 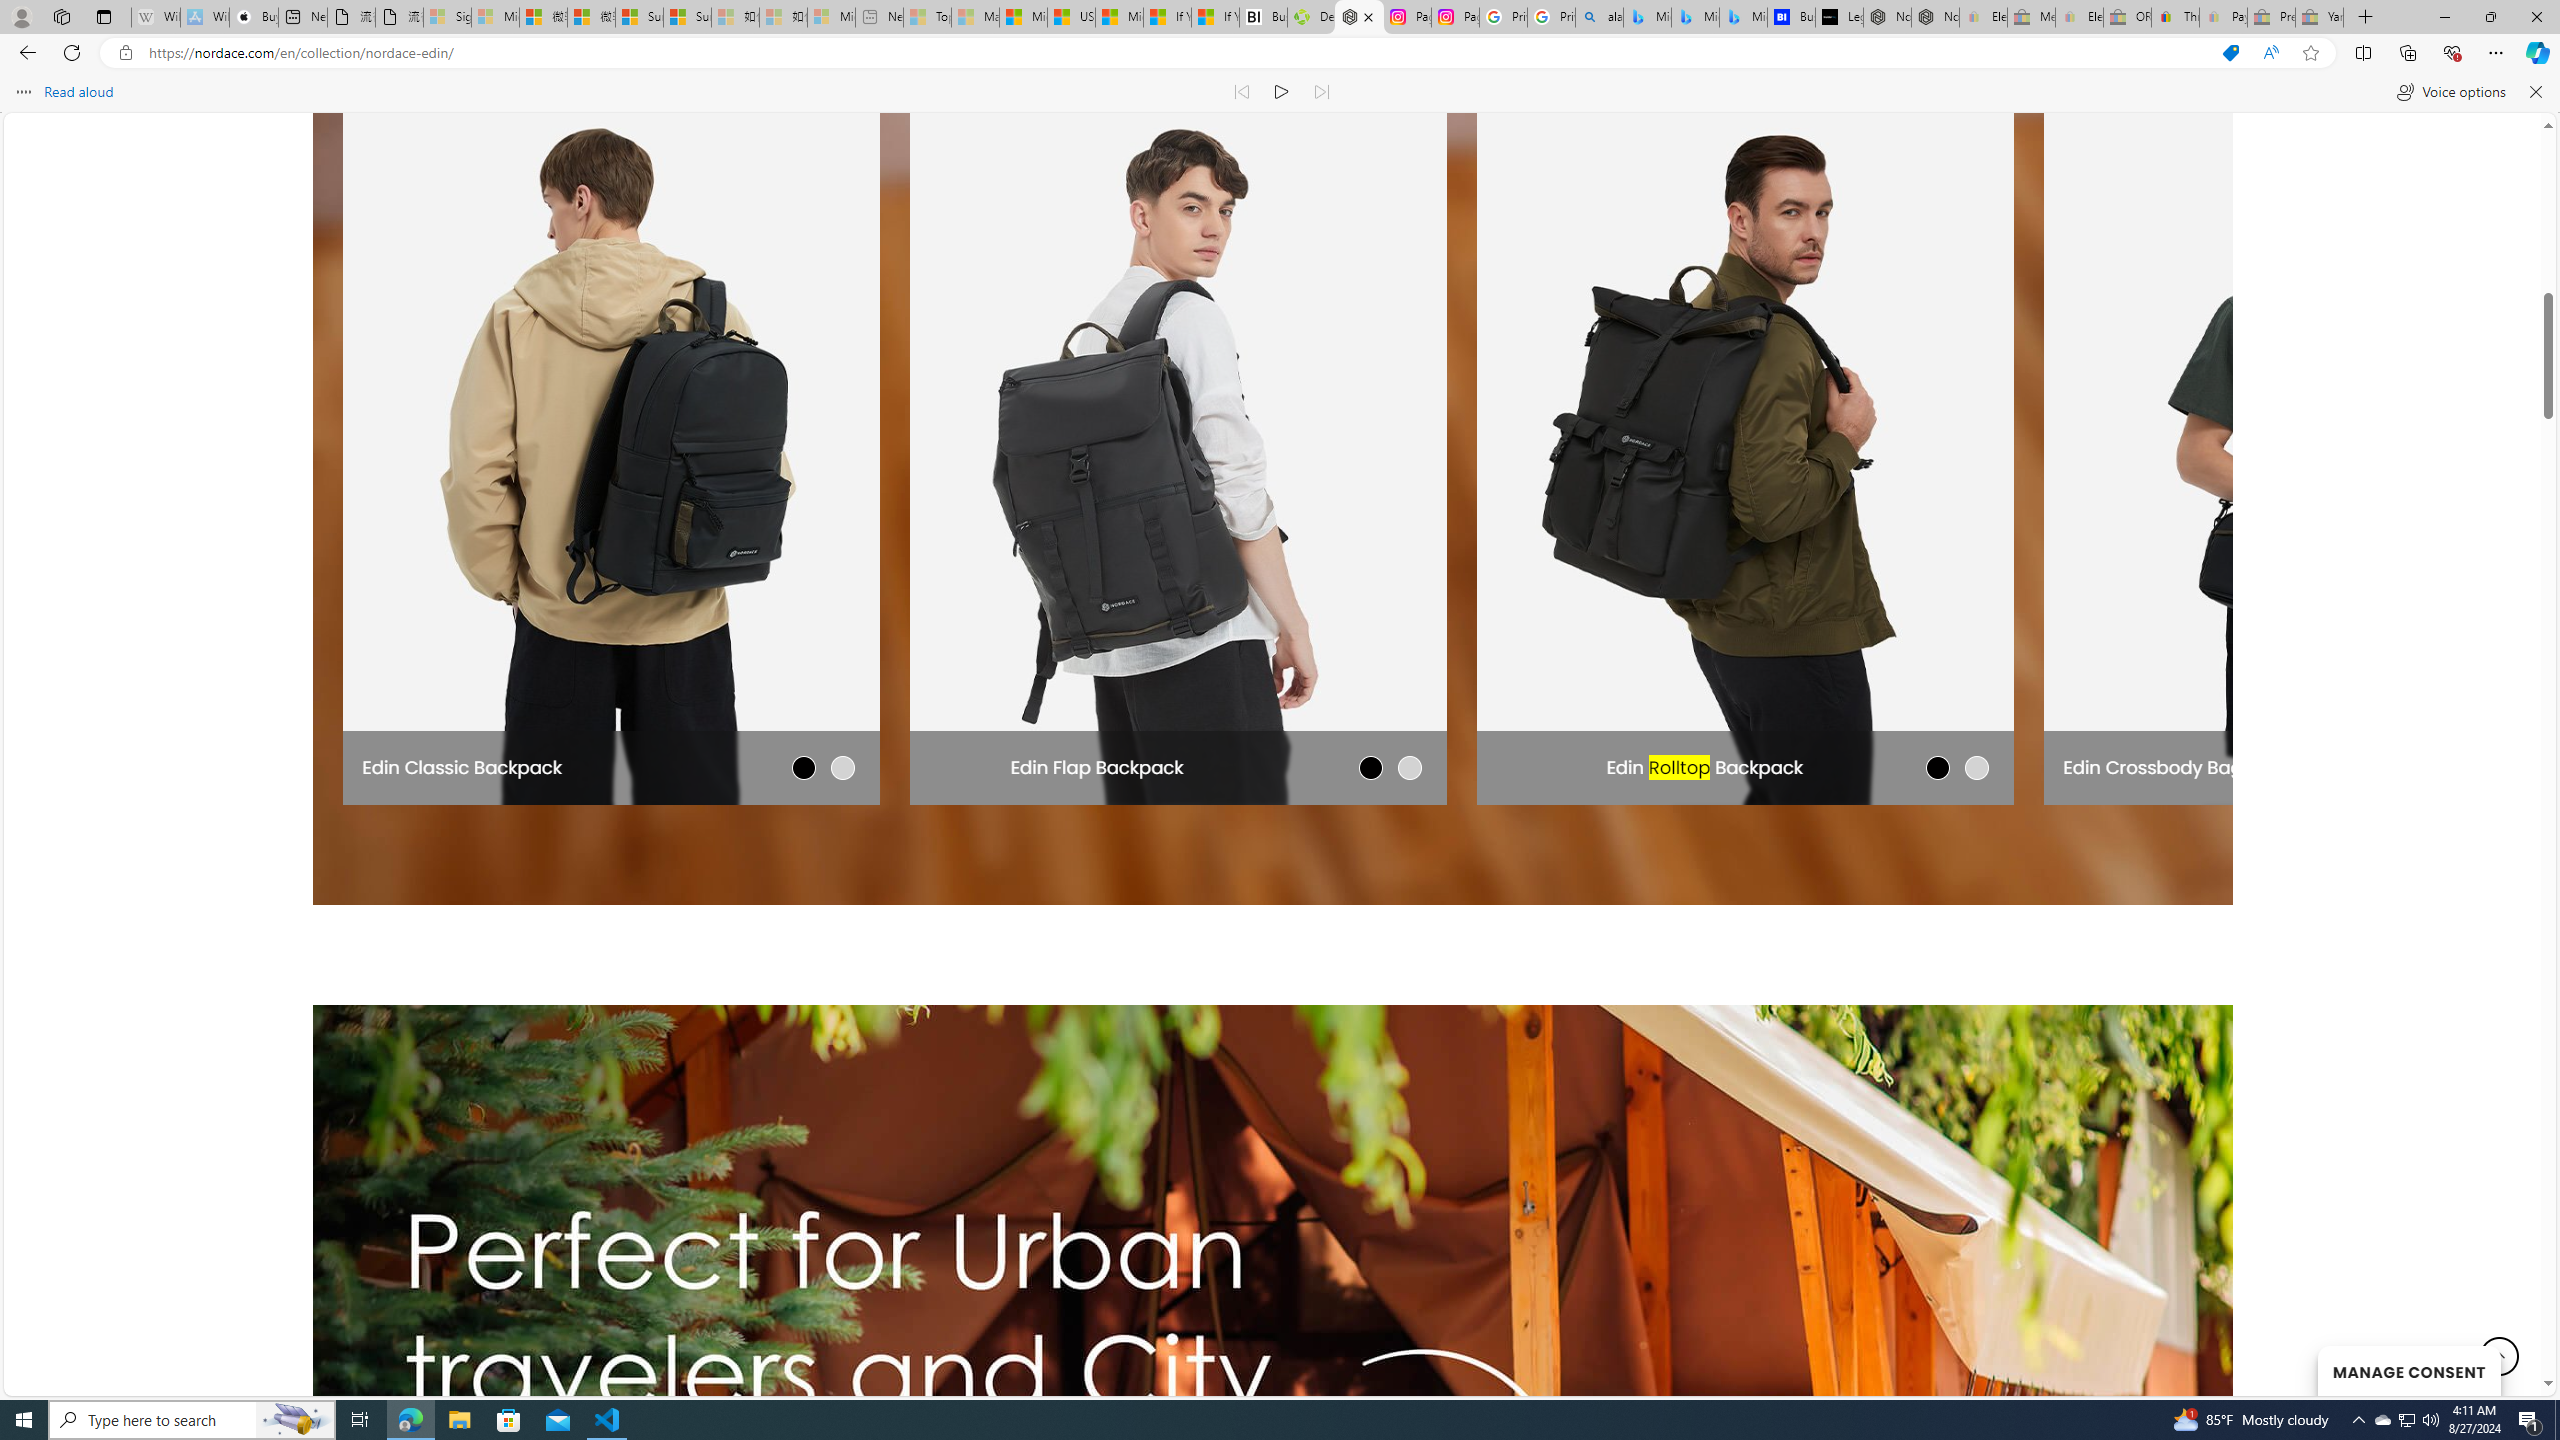 What do you see at coordinates (1281, 91) in the screenshot?
I see `'Continue to read aloud (Ctrl+Shift+U)'` at bounding box center [1281, 91].